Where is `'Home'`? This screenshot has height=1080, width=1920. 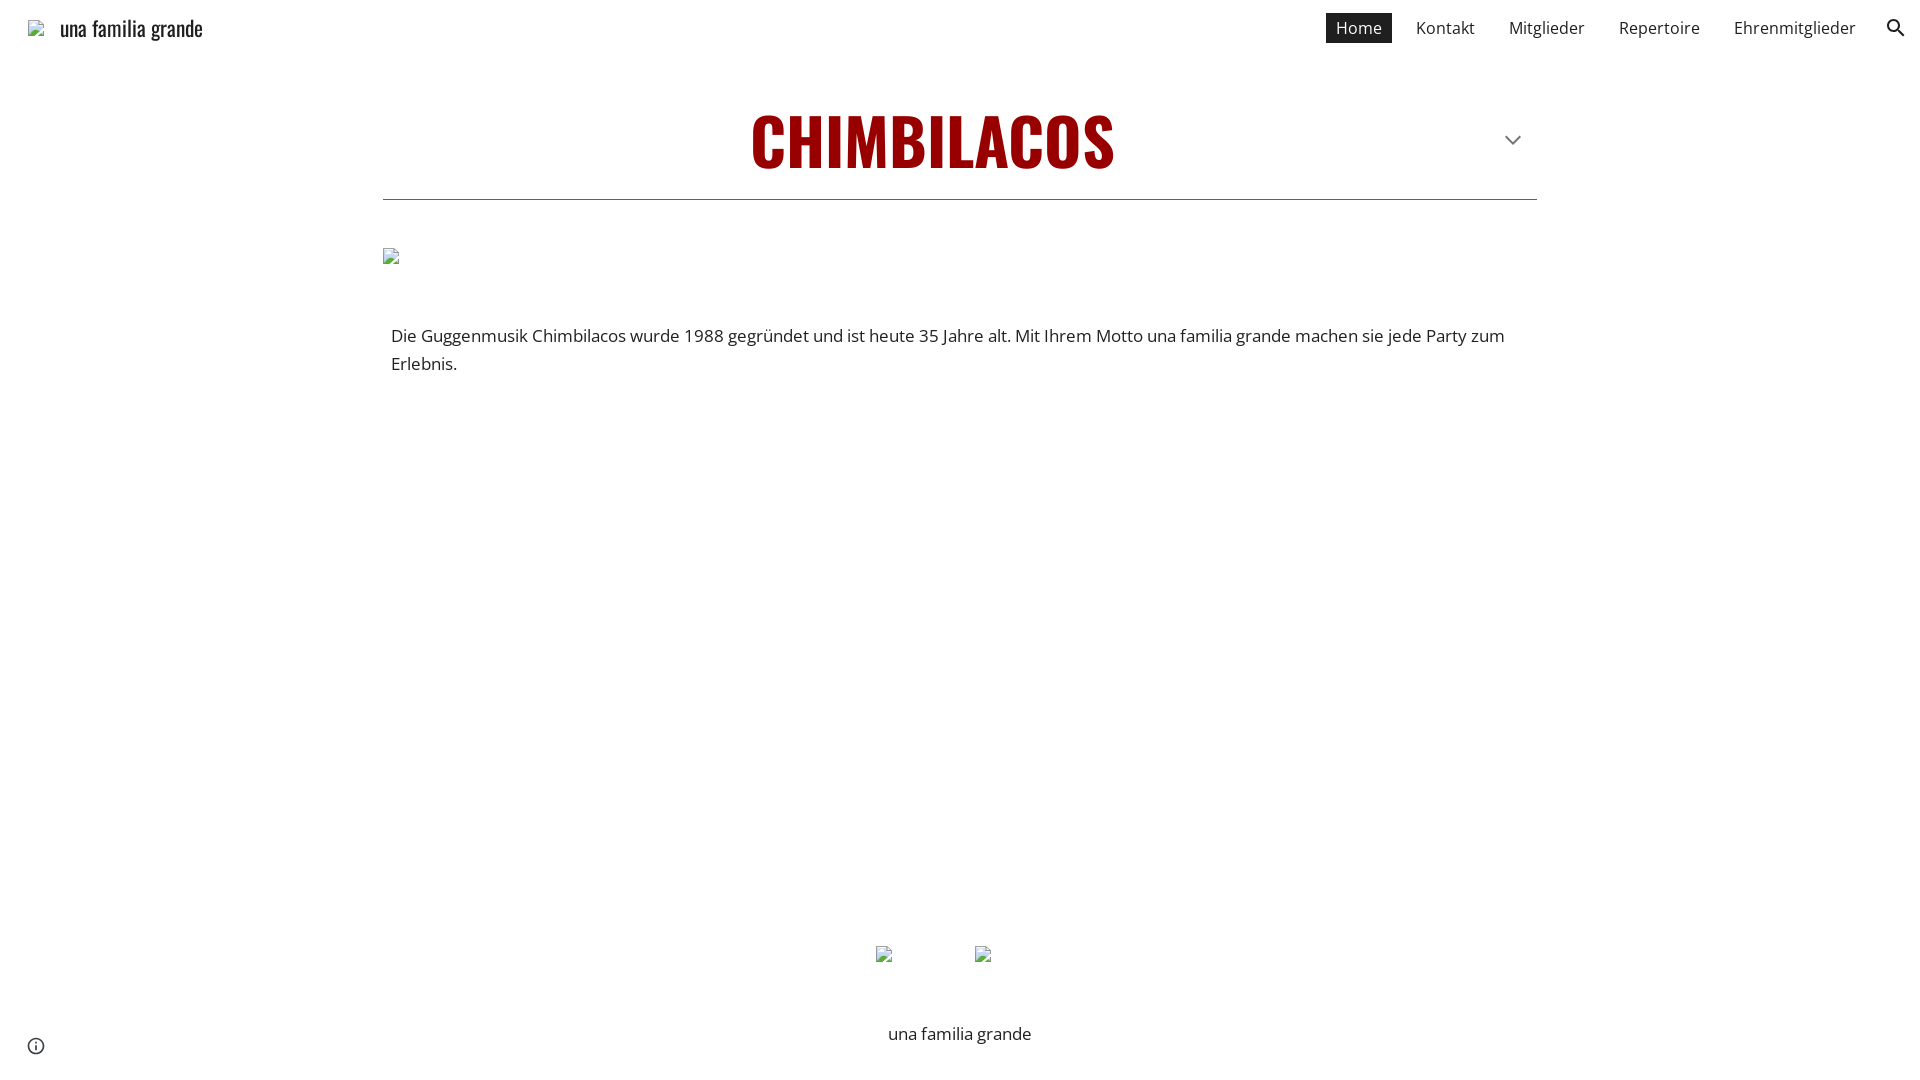 'Home' is located at coordinates (1325, 27).